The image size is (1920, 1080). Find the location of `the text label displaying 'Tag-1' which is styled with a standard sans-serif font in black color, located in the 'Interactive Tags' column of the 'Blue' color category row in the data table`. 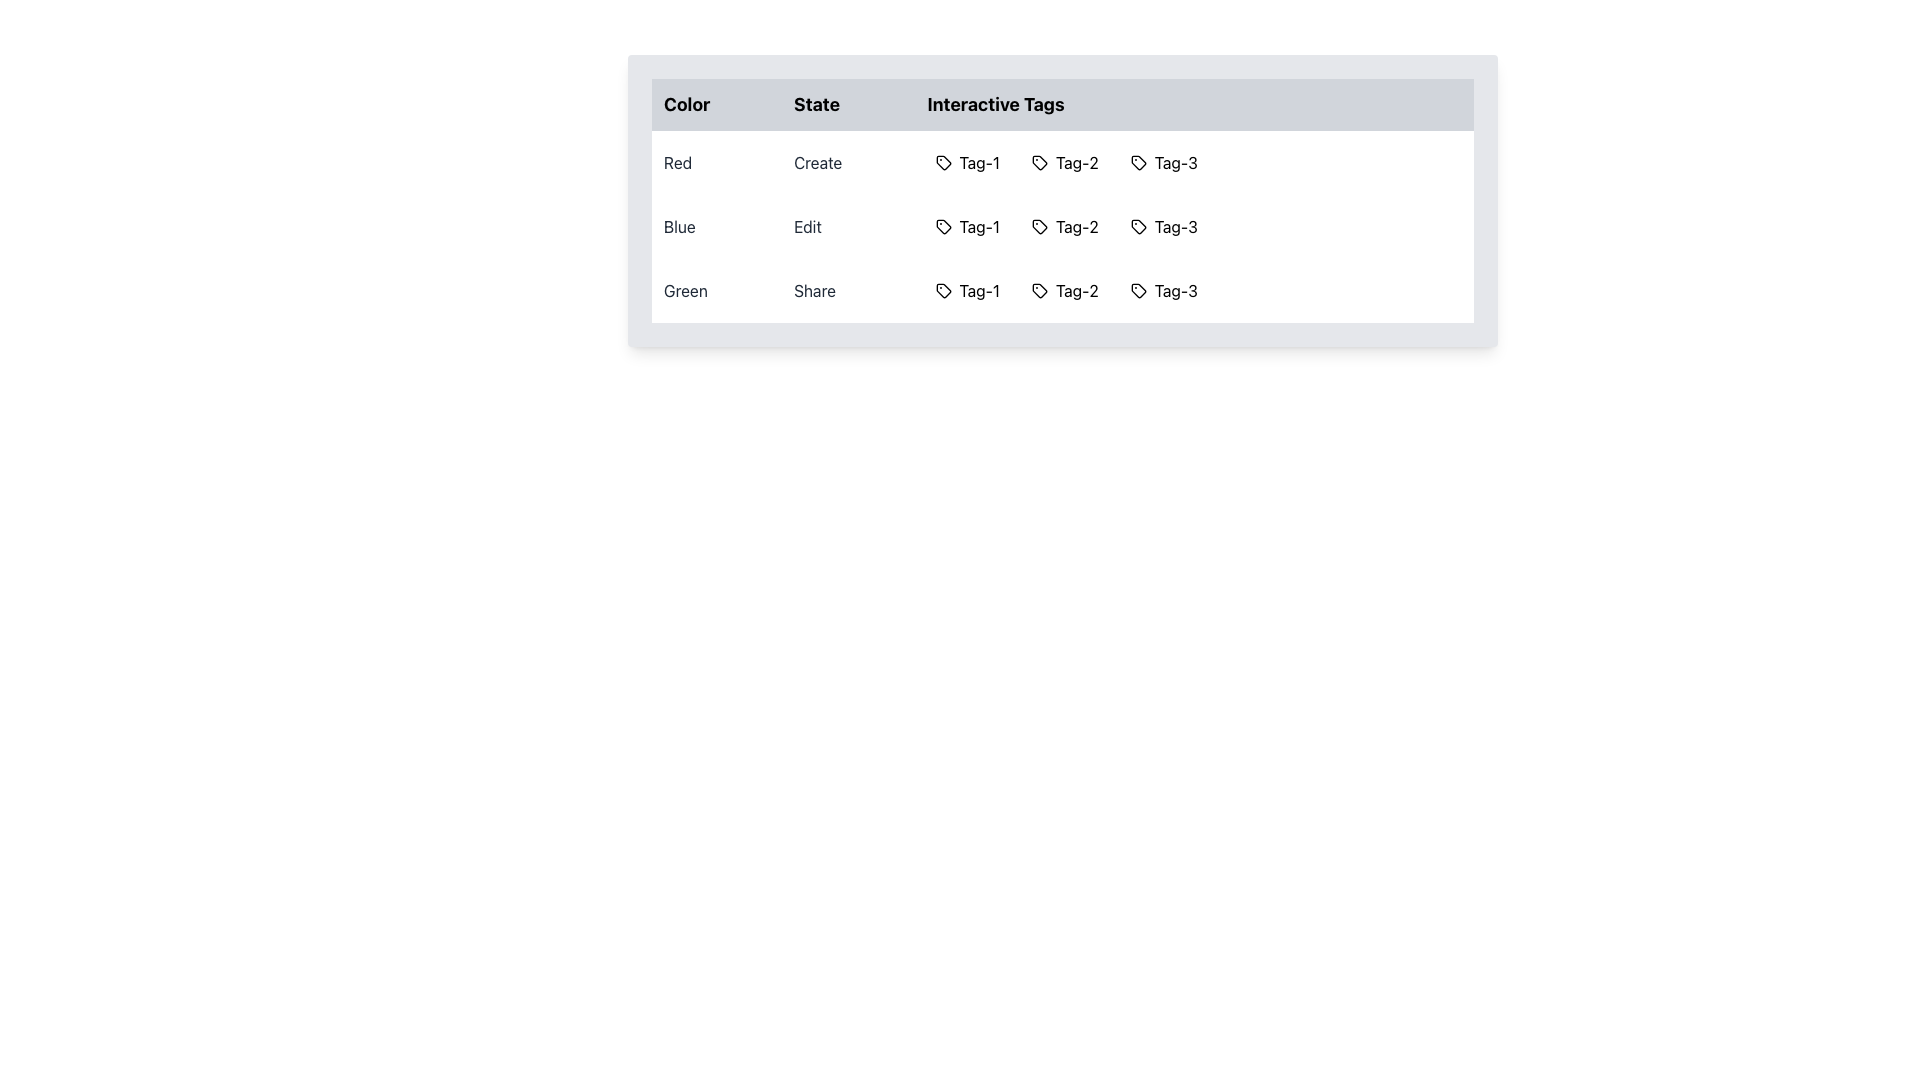

the text label displaying 'Tag-1' which is styled with a standard sans-serif font in black color, located in the 'Interactive Tags' column of the 'Blue' color category row in the data table is located at coordinates (979, 226).